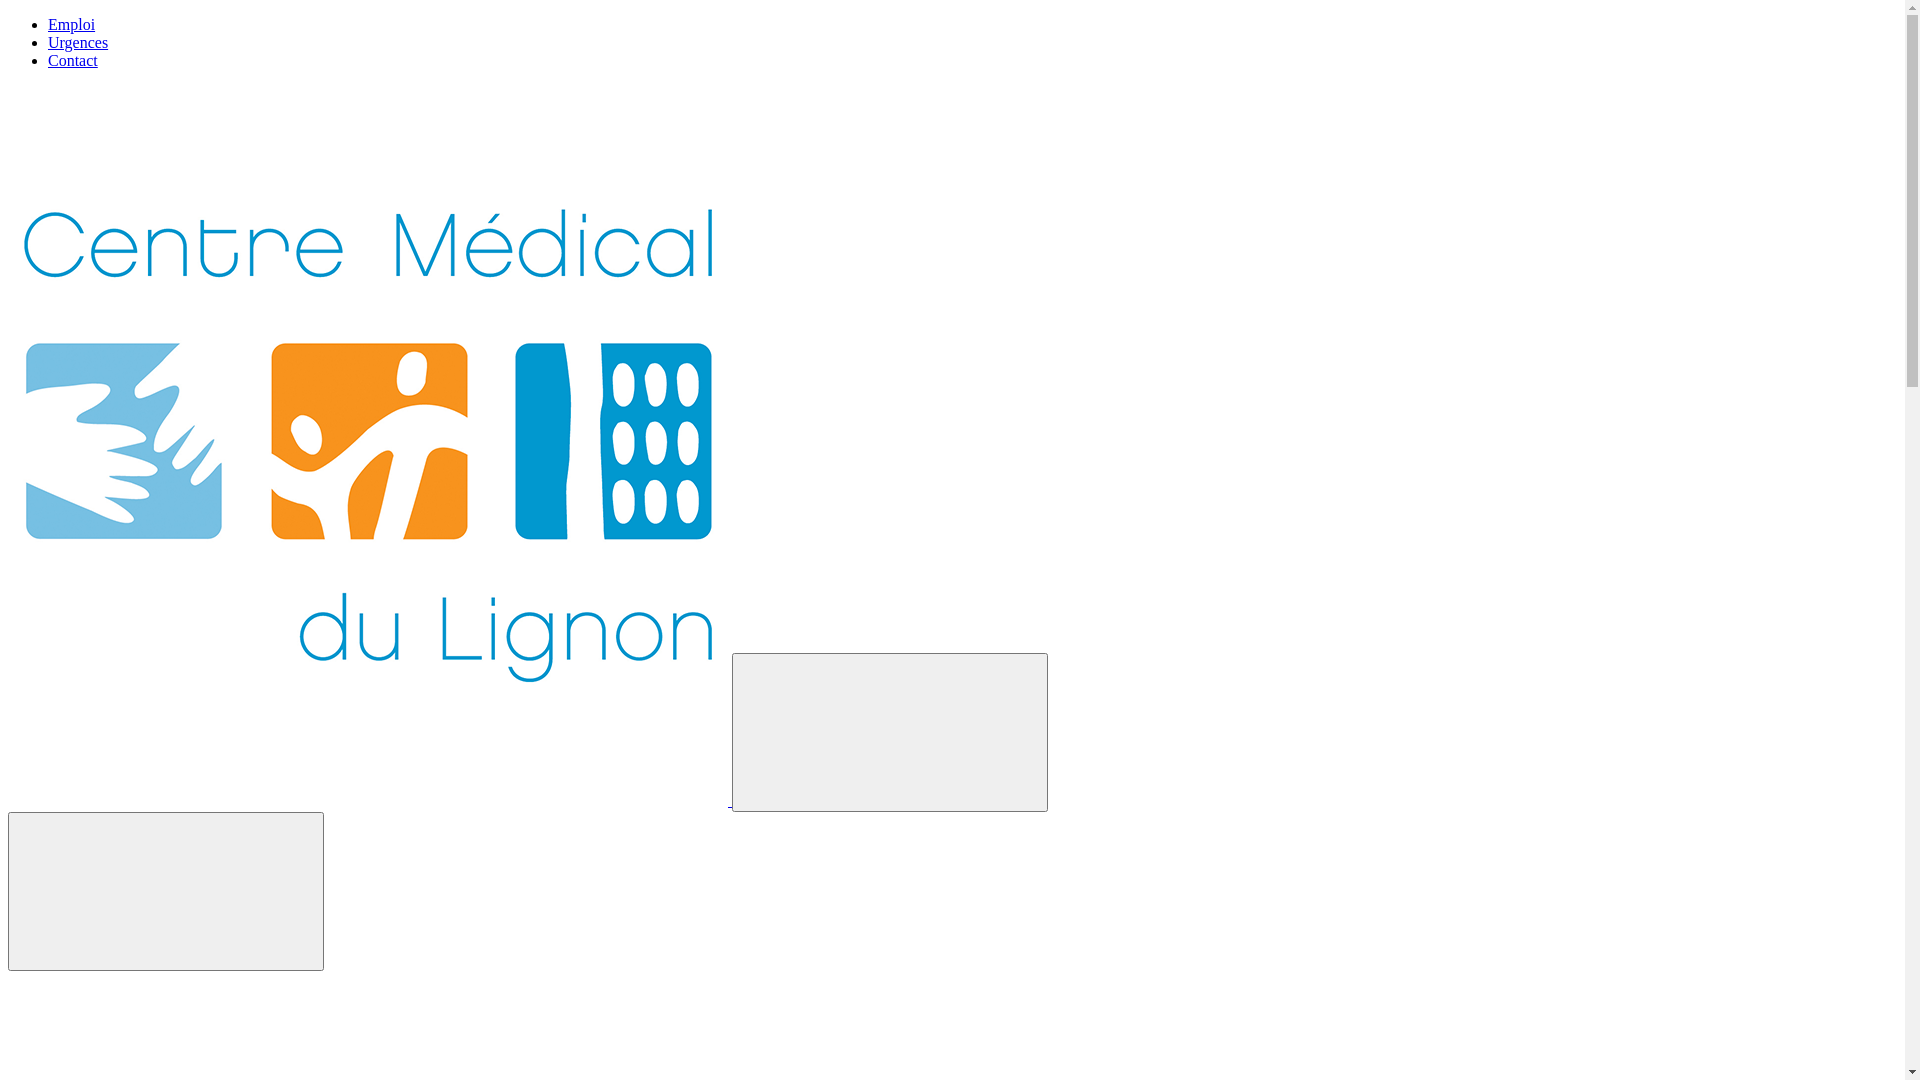 The image size is (1920, 1080). What do you see at coordinates (77, 42) in the screenshot?
I see `'Urgences'` at bounding box center [77, 42].